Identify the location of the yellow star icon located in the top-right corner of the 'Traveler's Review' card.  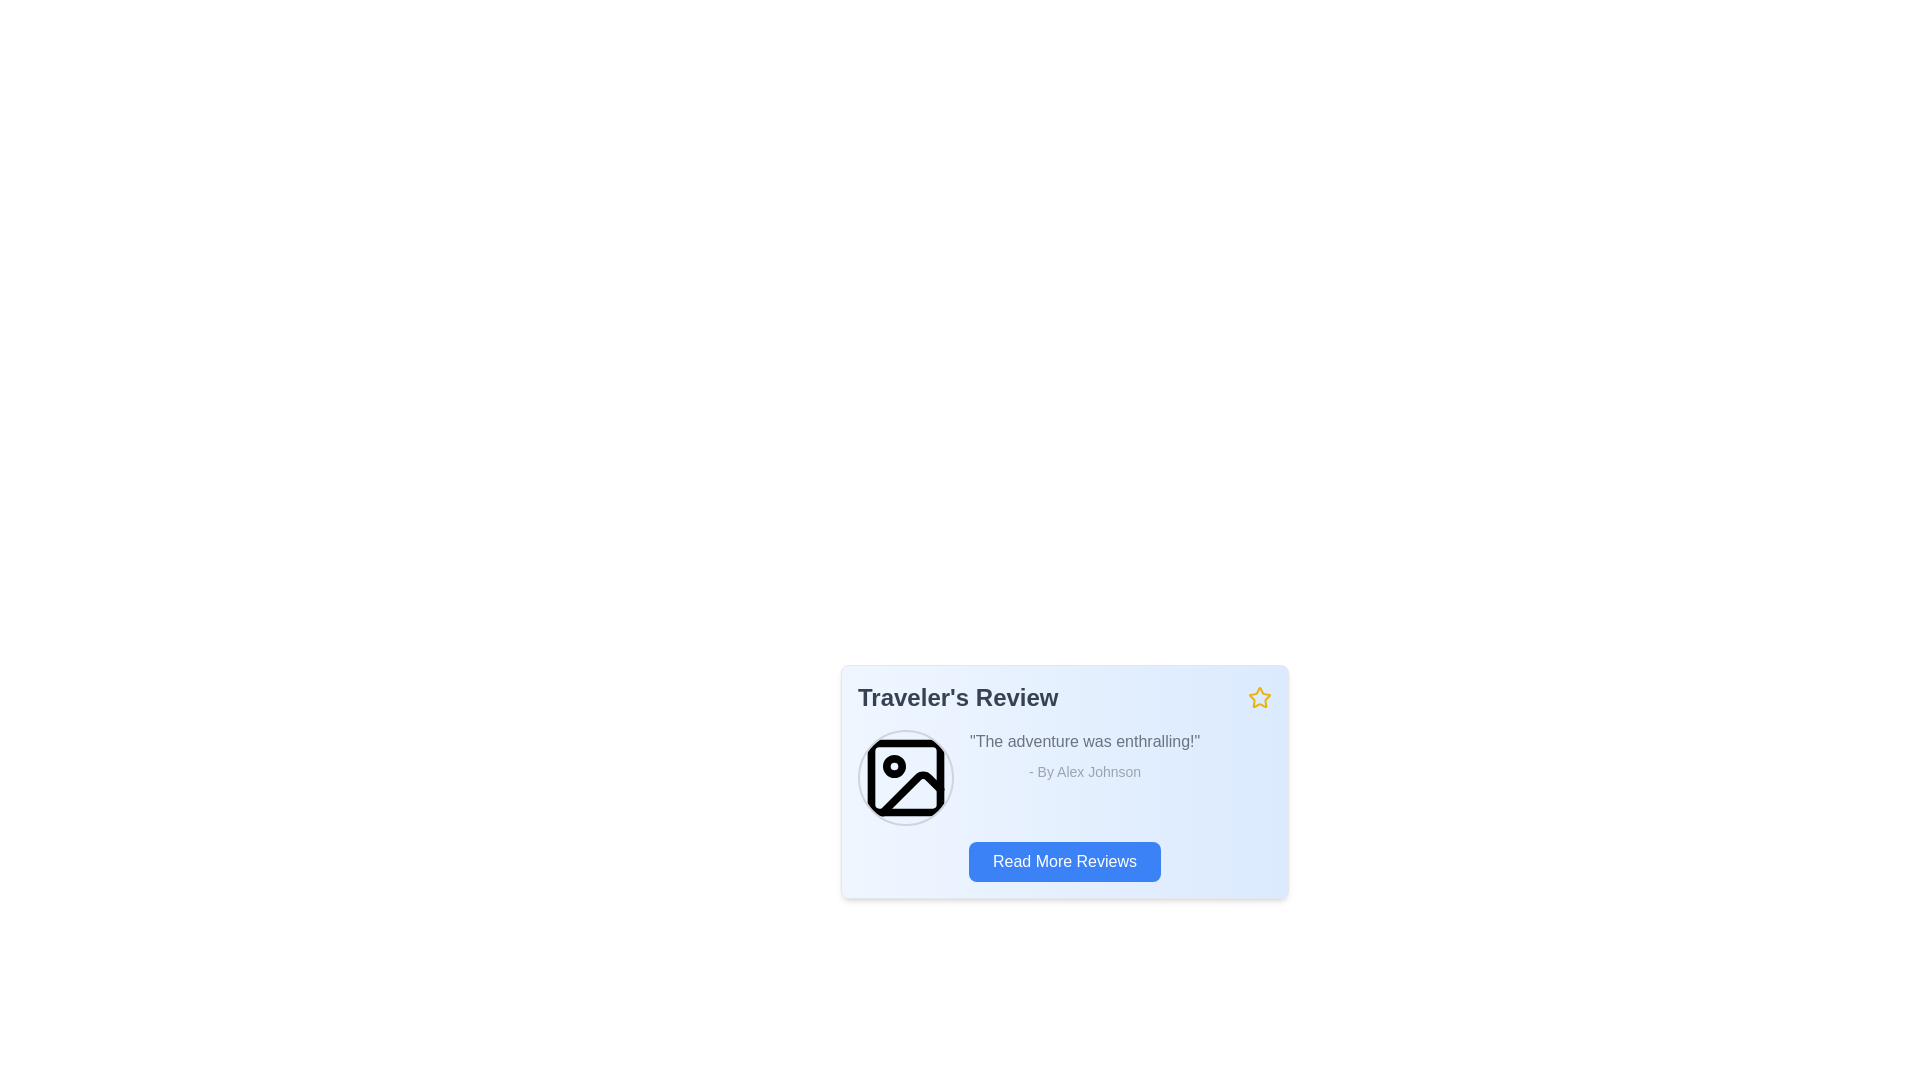
(1257, 696).